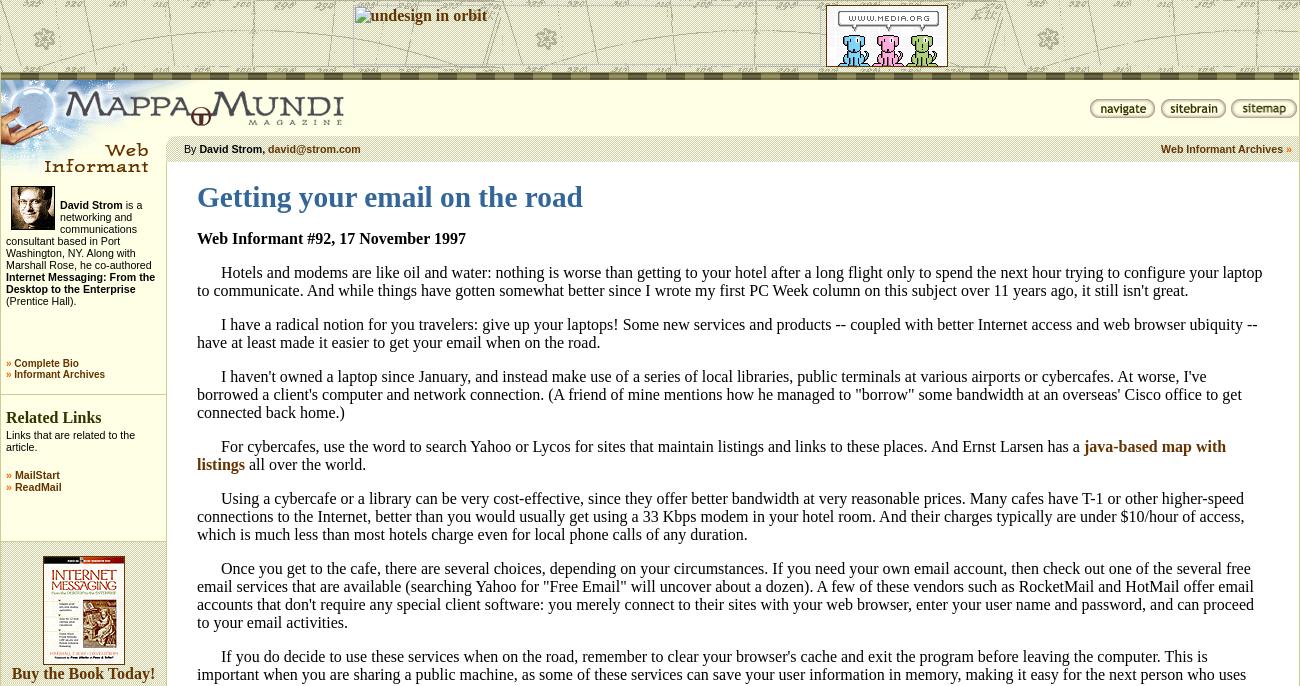  Describe the element at coordinates (726, 333) in the screenshot. I see `'I have a radical notion for you travelers: give up your laptops! Some new services and products -- coupled
with better Internet access and web browser ubiquity -- have at least made it easier to get your email when on the road.'` at that location.